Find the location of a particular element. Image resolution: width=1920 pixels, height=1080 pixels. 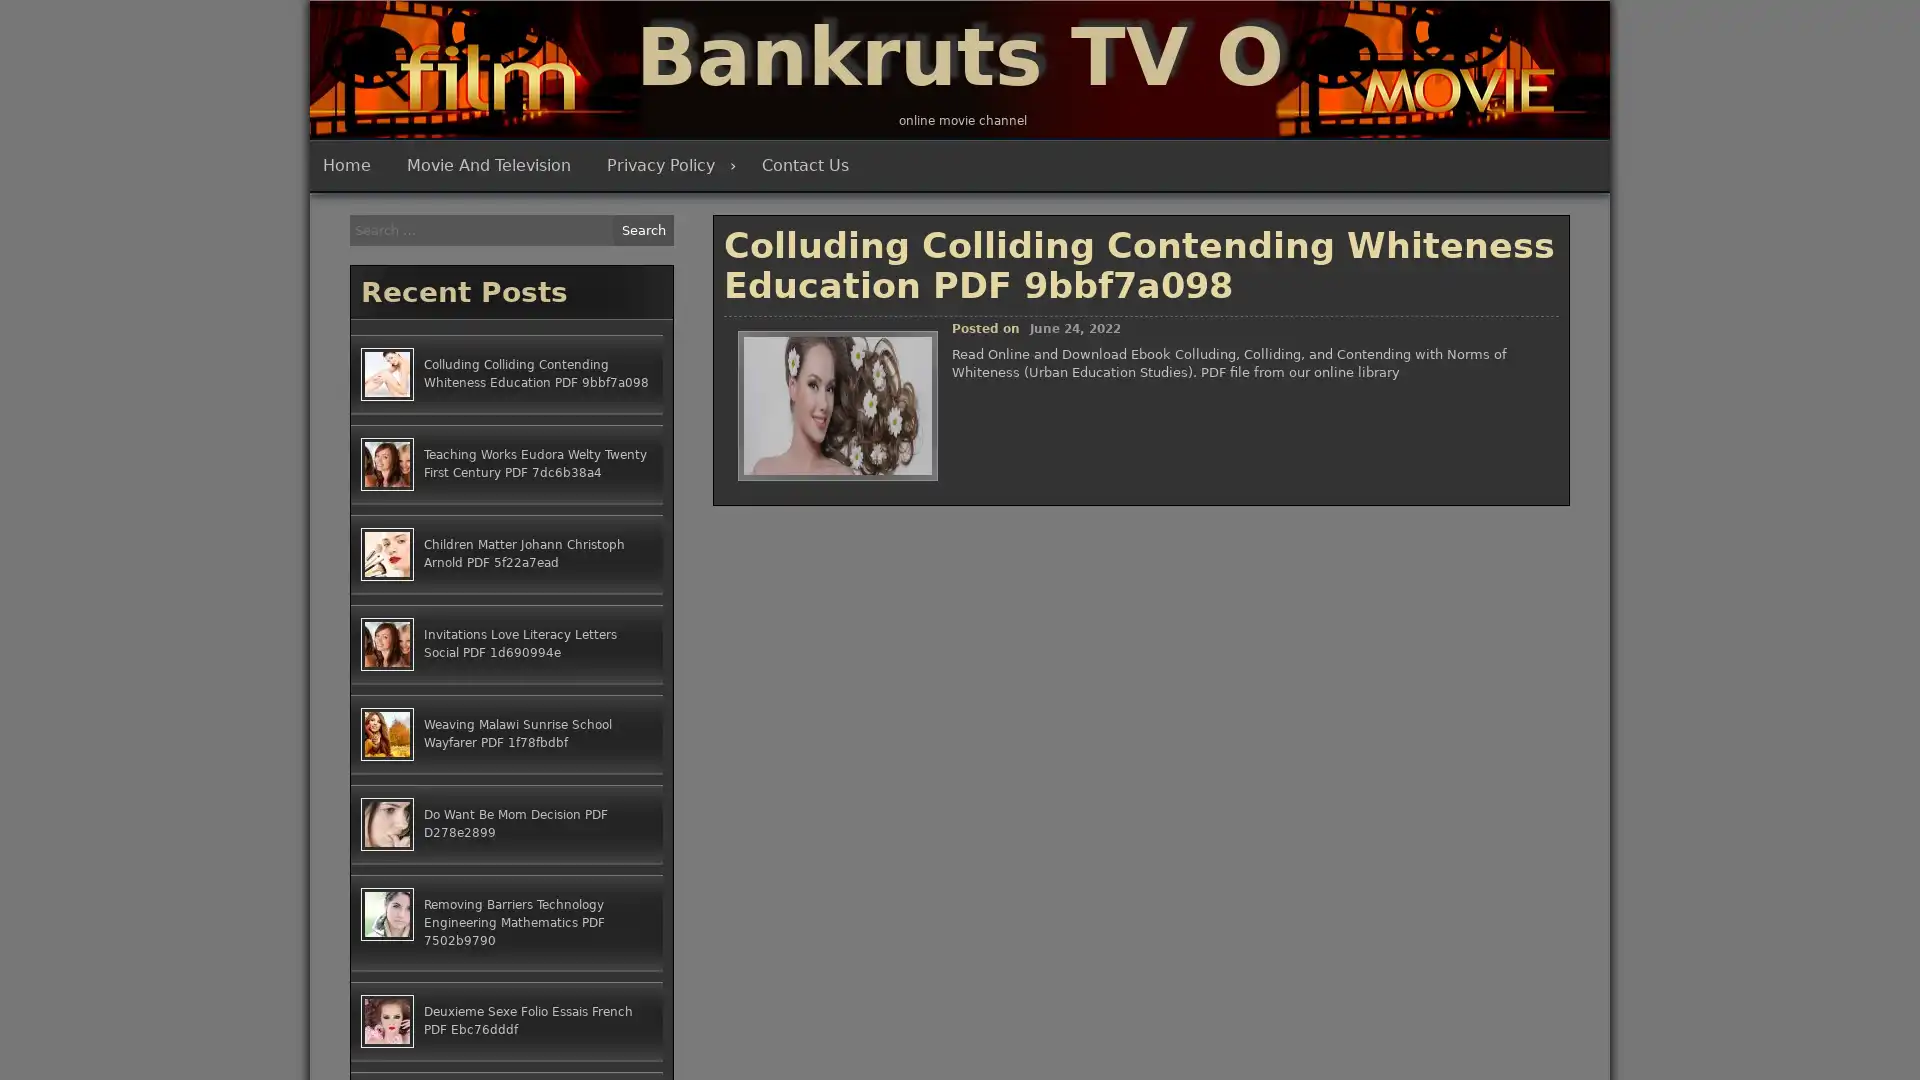

Search is located at coordinates (643, 229).